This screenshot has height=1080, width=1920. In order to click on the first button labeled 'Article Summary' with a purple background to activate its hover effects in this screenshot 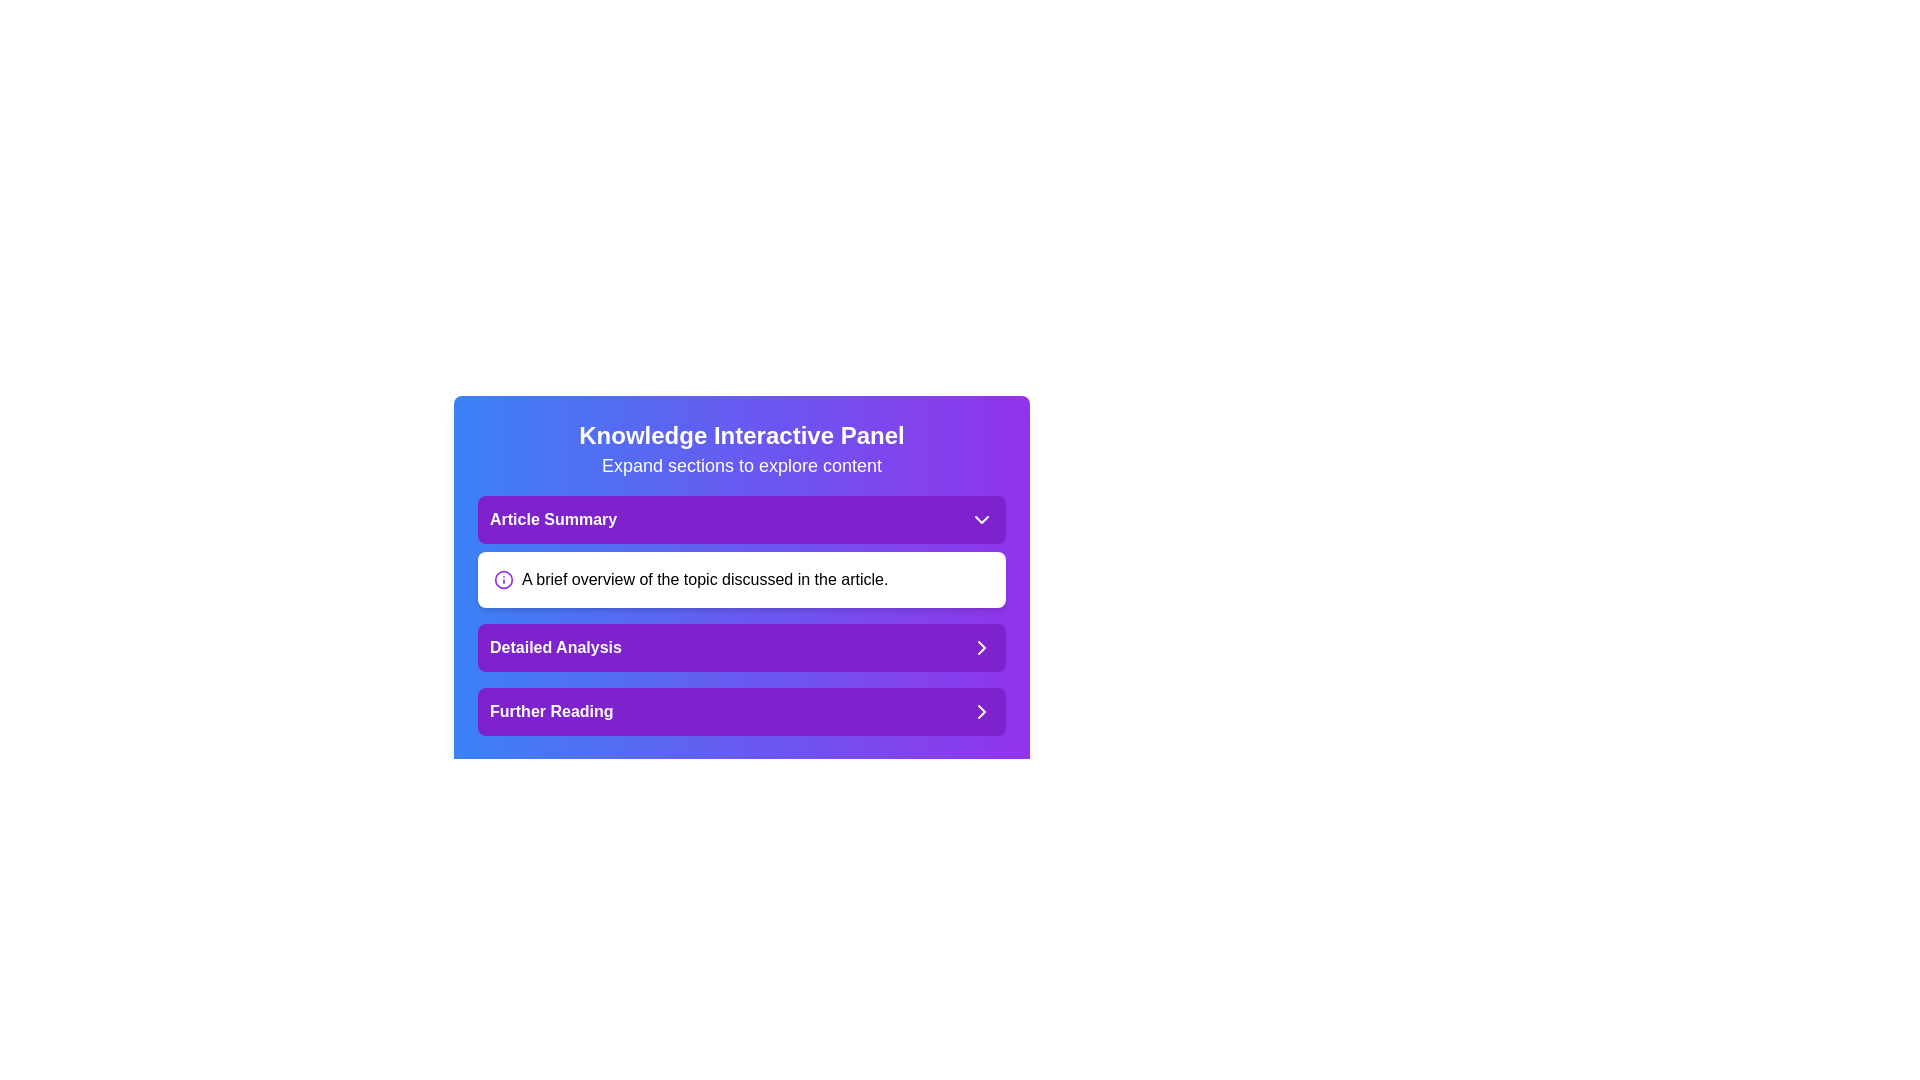, I will do `click(741, 519)`.